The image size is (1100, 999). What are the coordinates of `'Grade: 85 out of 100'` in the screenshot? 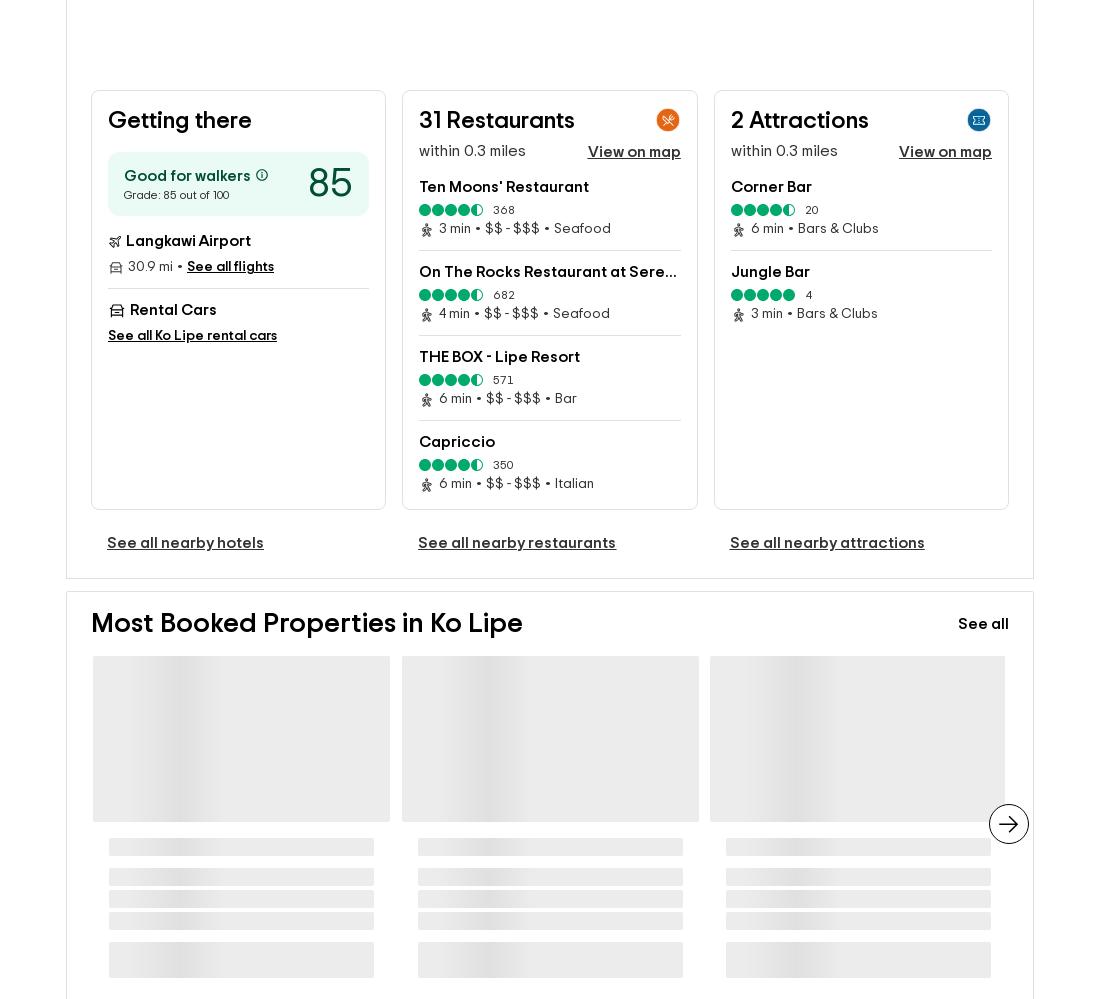 It's located at (175, 162).